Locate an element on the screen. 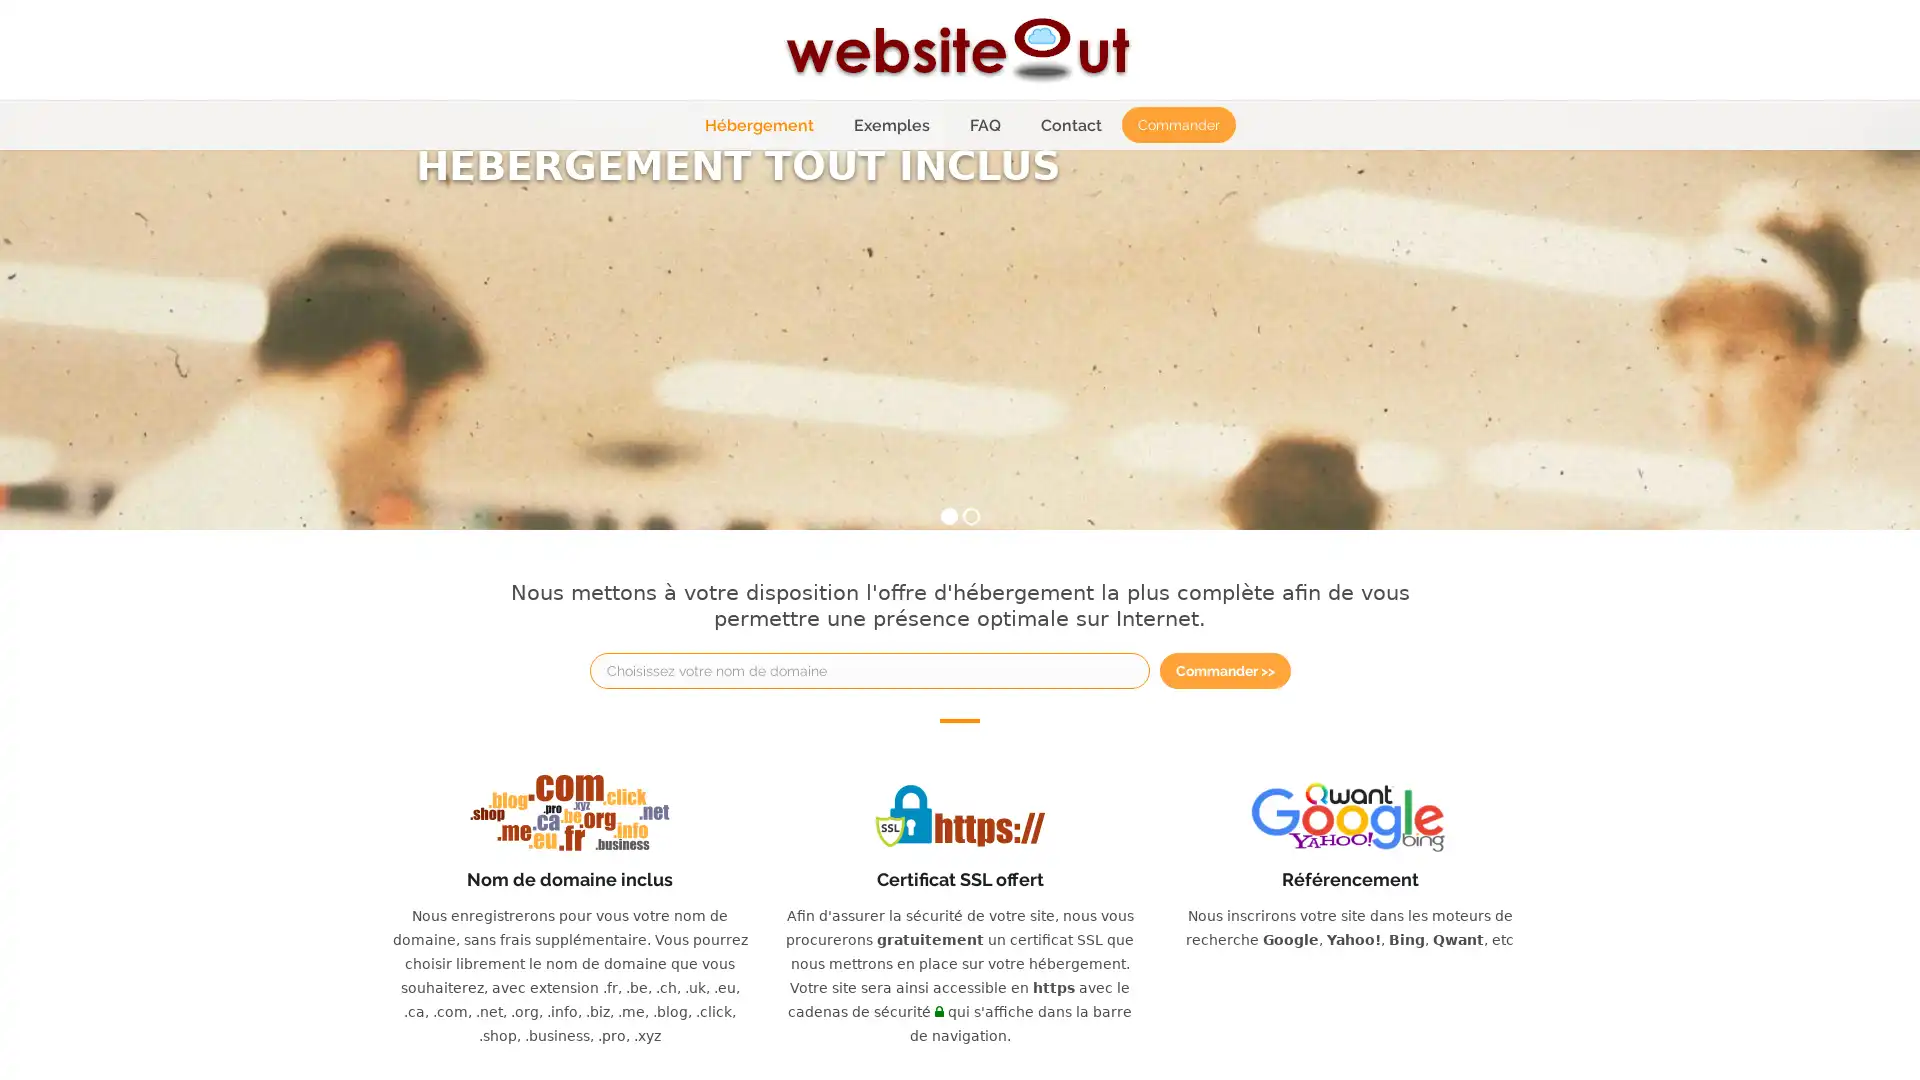  Commander >> is located at coordinates (1224, 670).